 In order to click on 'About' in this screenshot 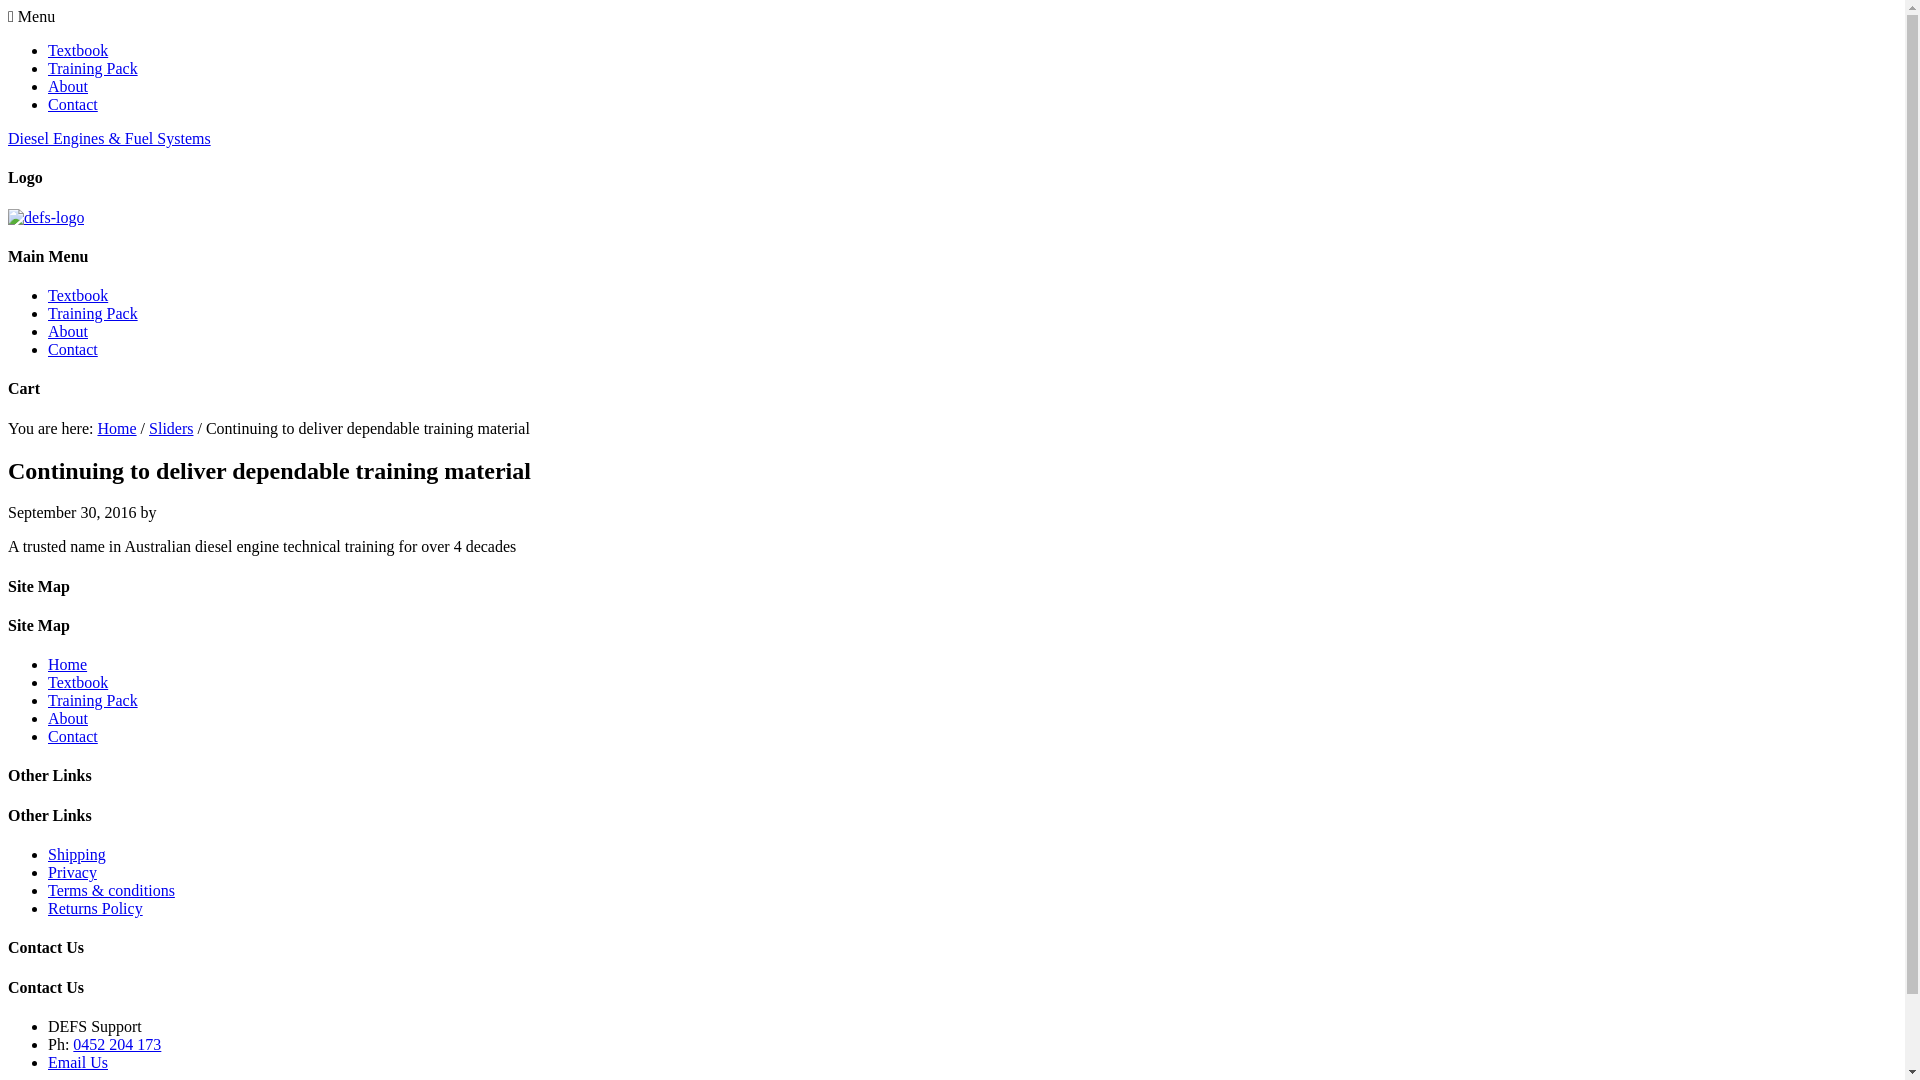, I will do `click(67, 717)`.